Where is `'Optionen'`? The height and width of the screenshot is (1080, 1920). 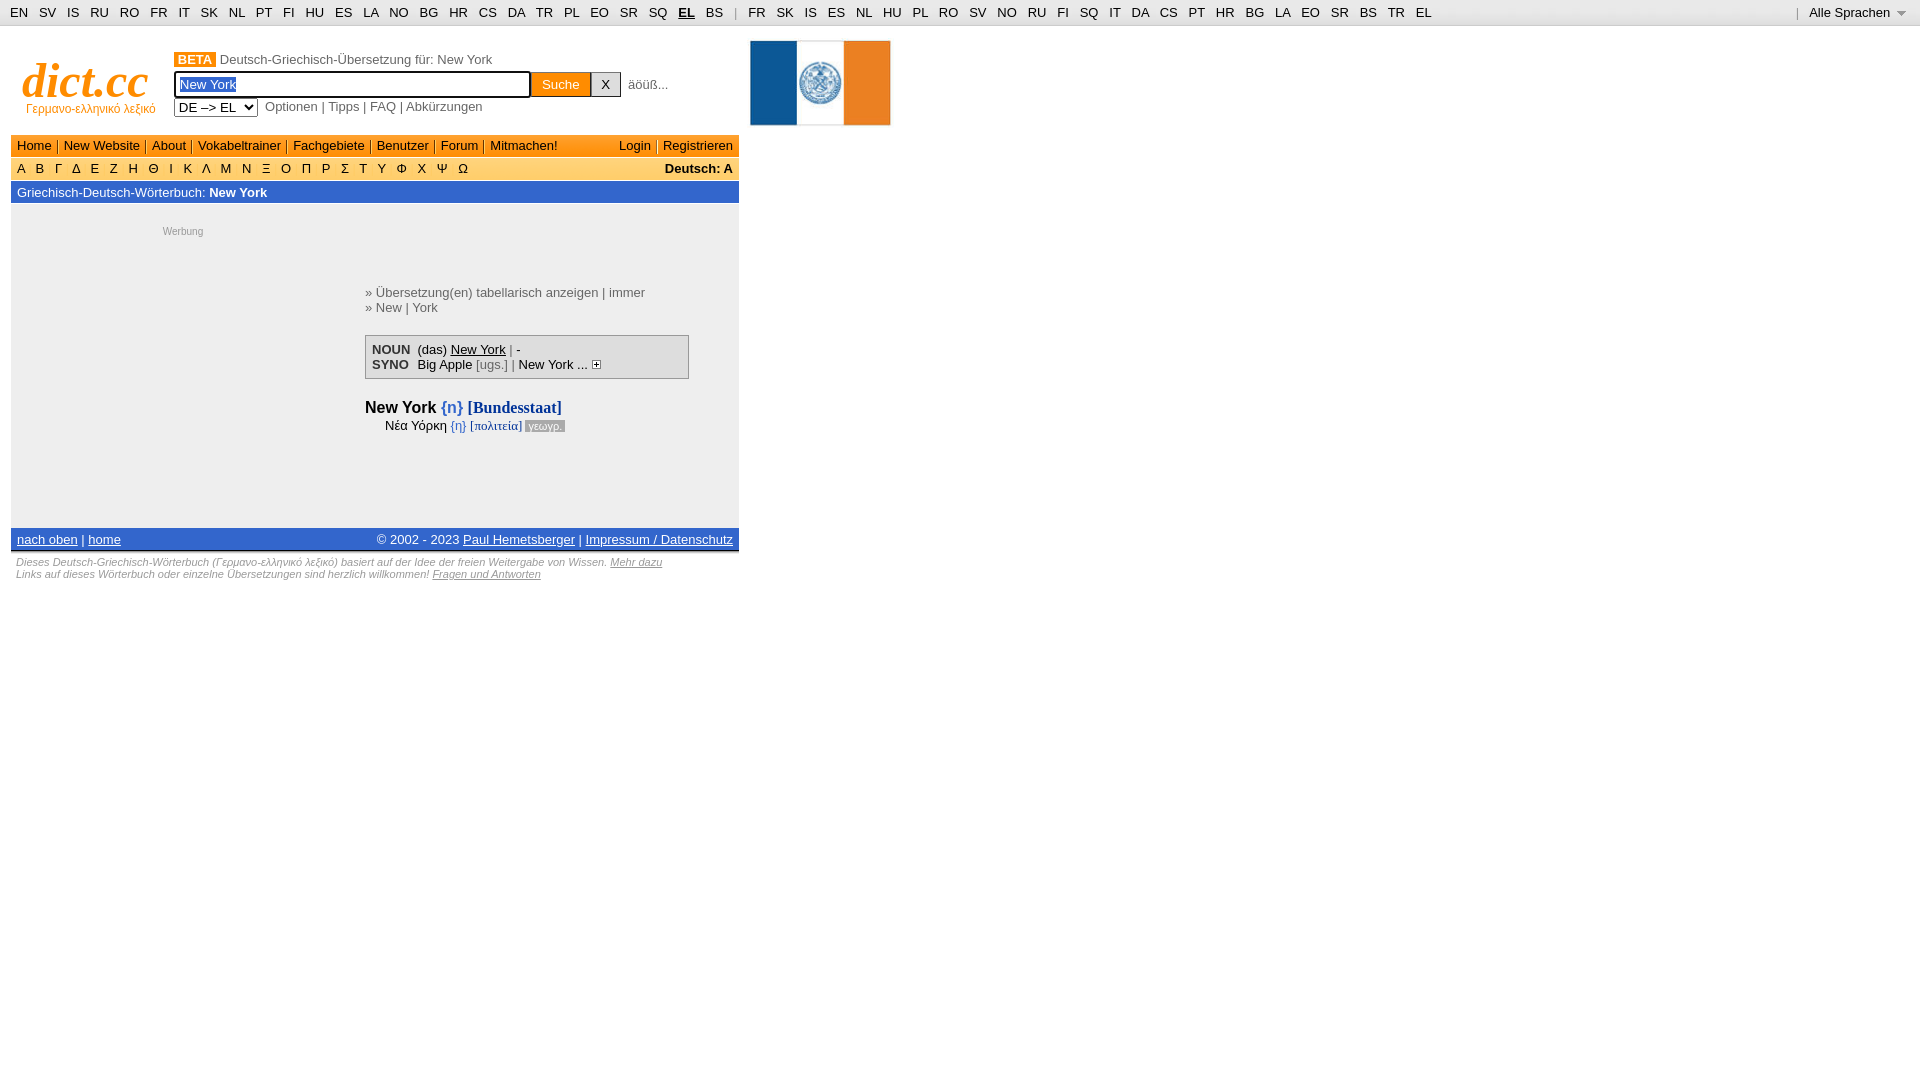 'Optionen' is located at coordinates (290, 106).